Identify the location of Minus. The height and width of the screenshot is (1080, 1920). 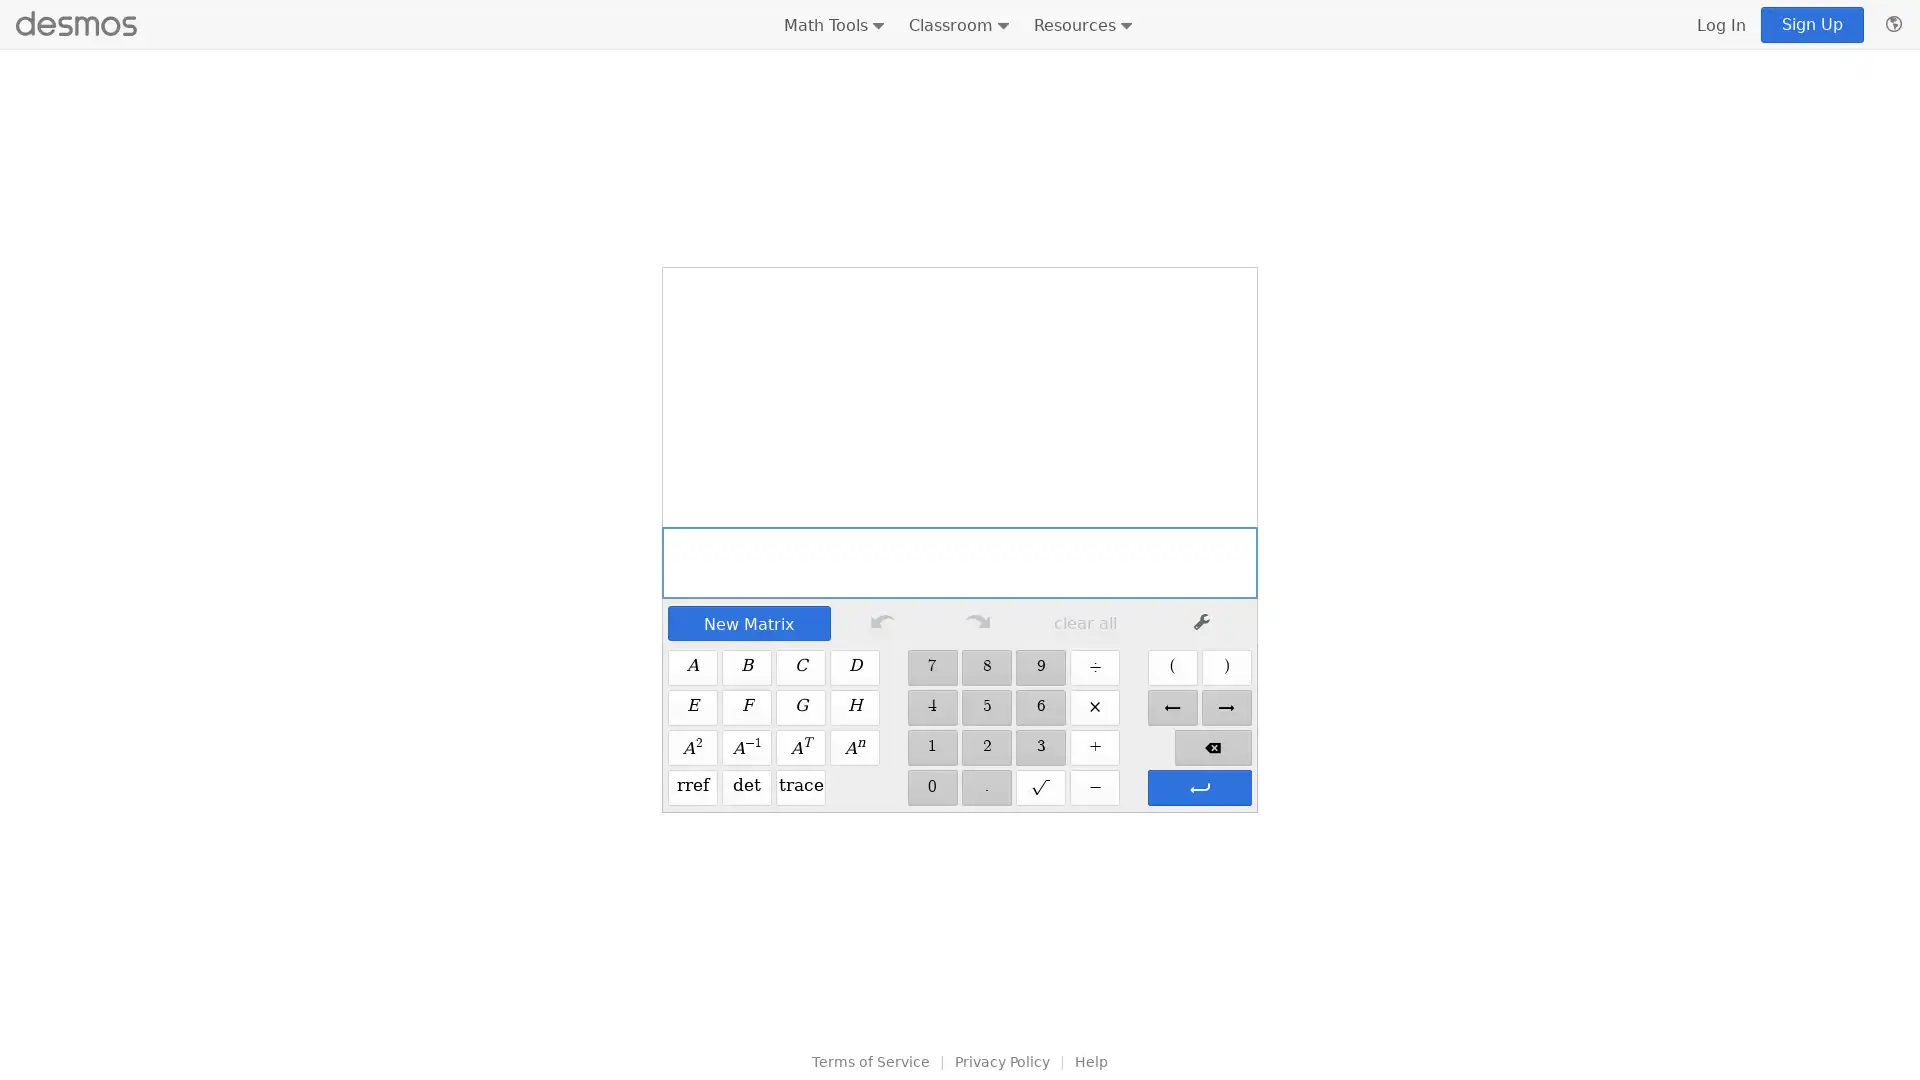
(1093, 786).